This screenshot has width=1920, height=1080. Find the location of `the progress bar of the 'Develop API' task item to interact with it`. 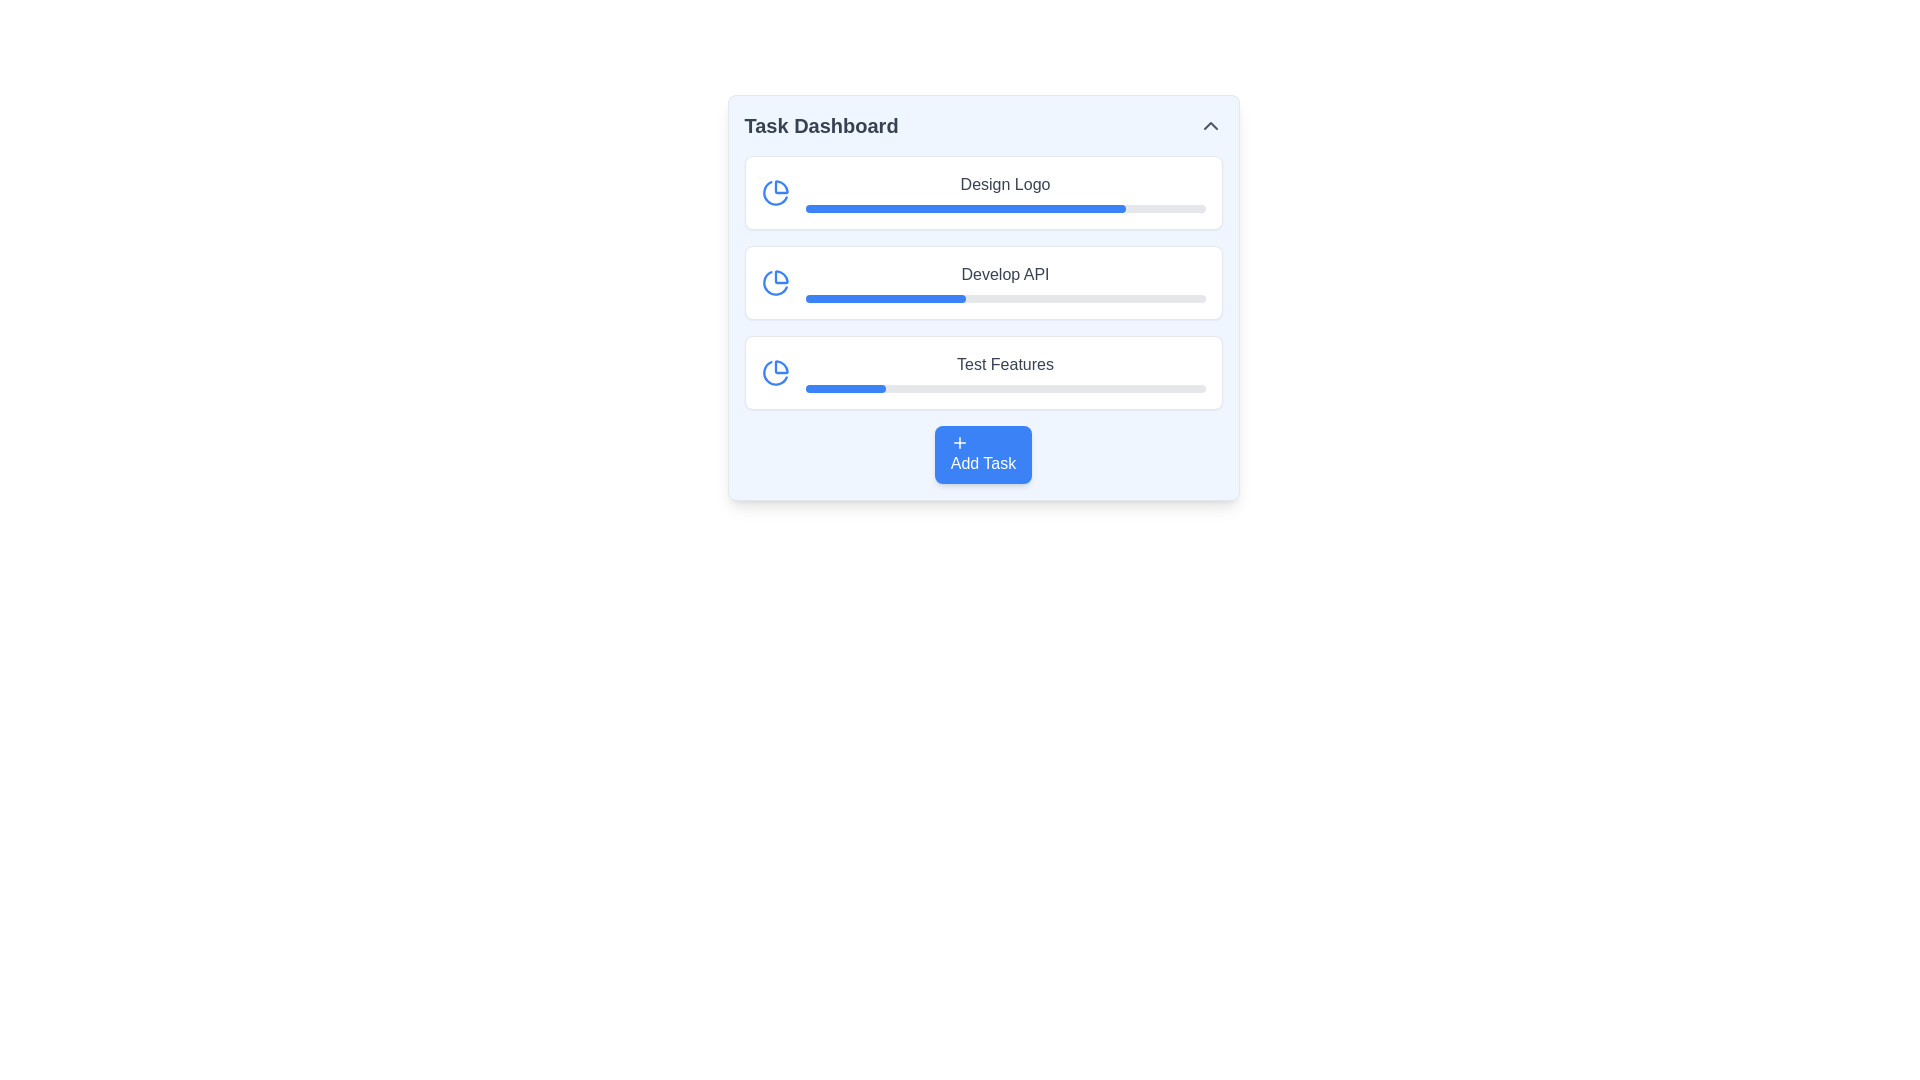

the progress bar of the 'Develop API' task item to interact with it is located at coordinates (1005, 282).